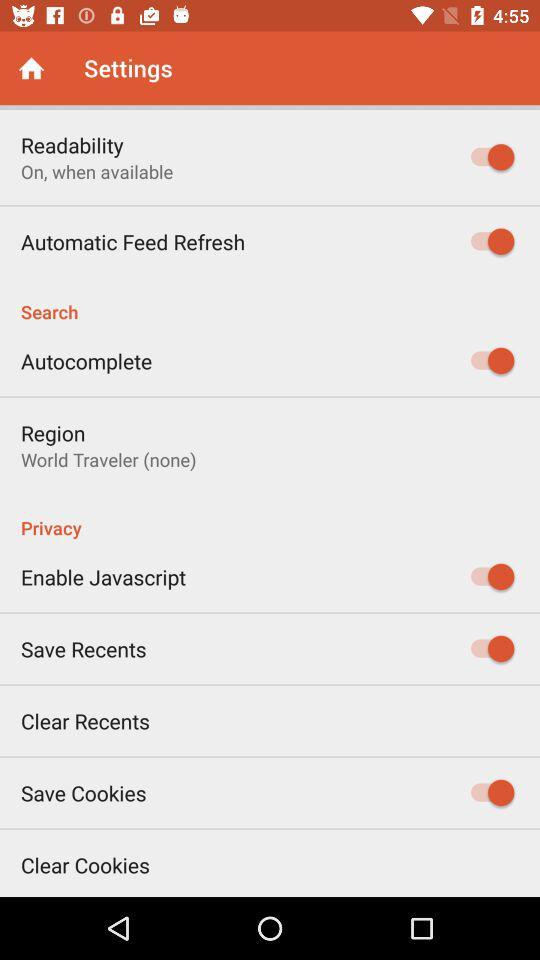 Image resolution: width=540 pixels, height=960 pixels. I want to click on the icon next to the settings, so click(30, 68).